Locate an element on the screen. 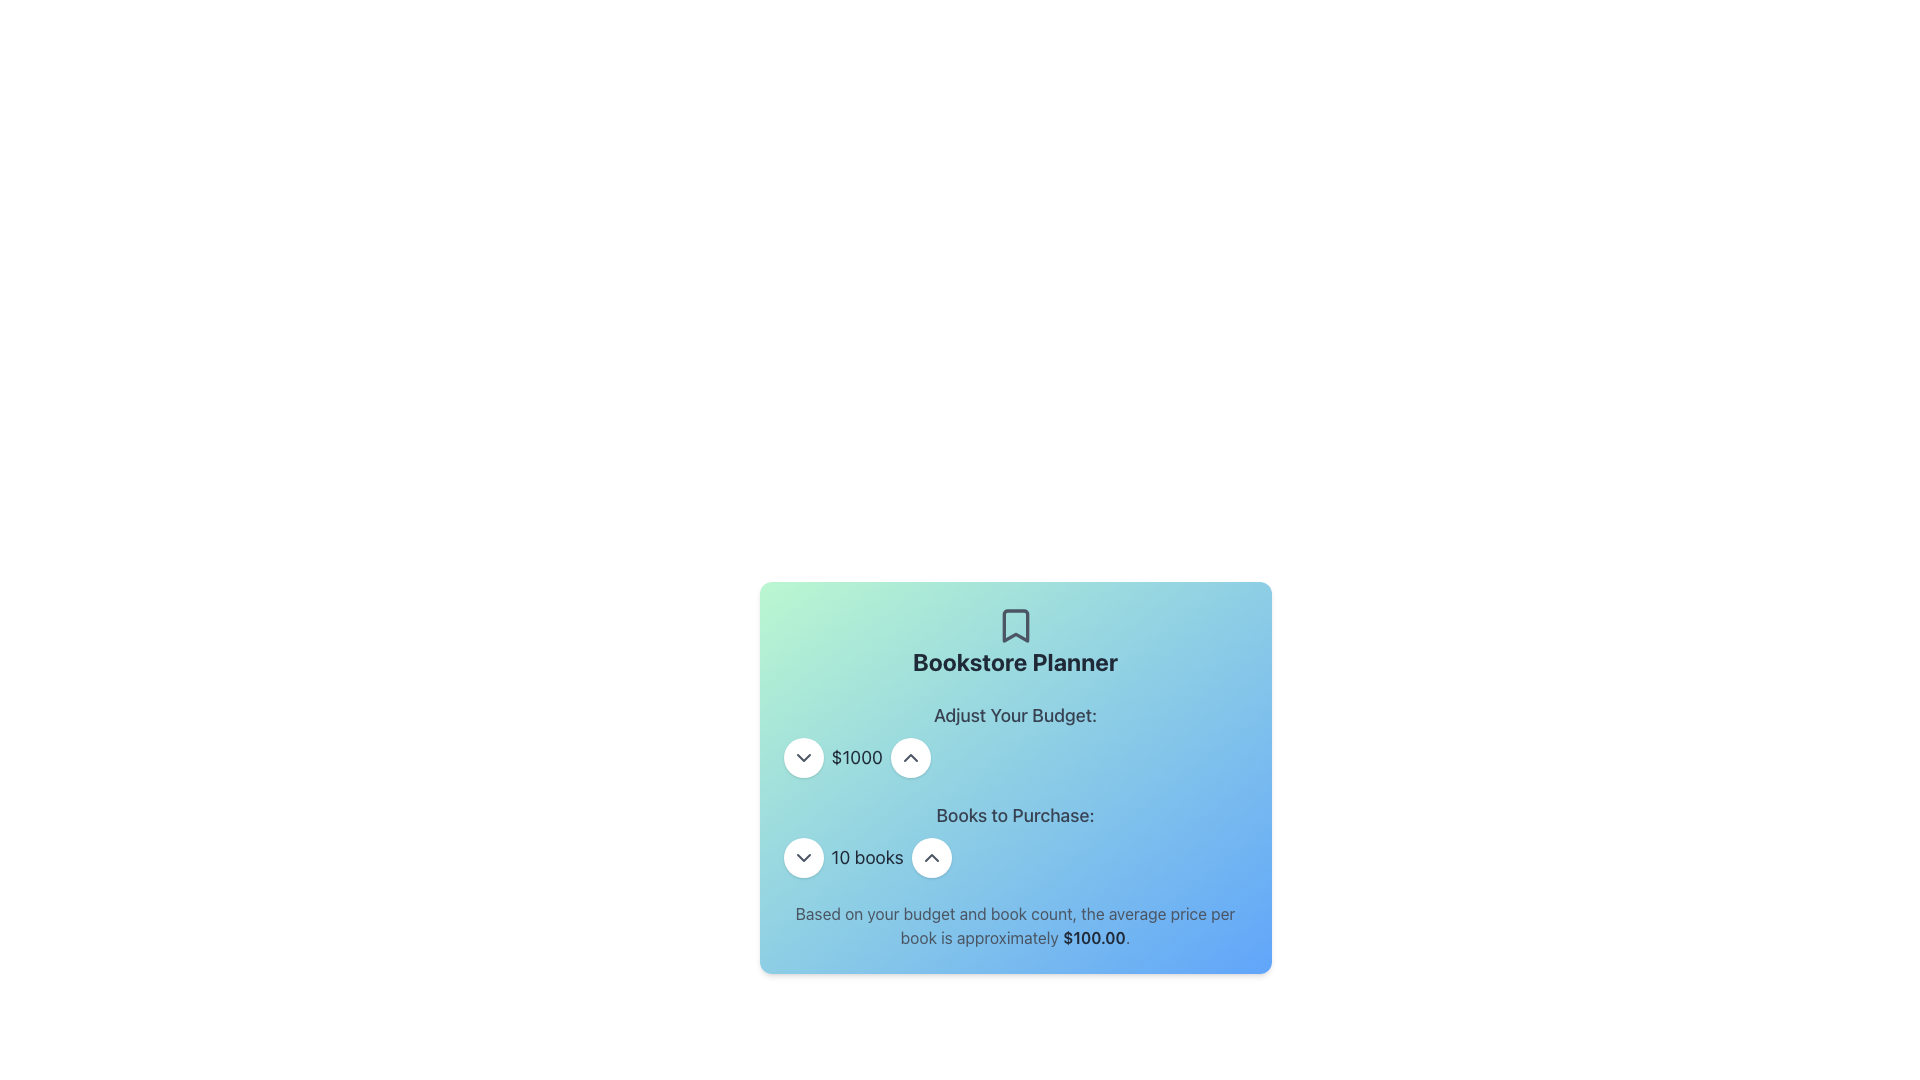 Image resolution: width=1920 pixels, height=1080 pixels. the text display that shows the calculated average price per book, positioned beneath 'Books to Purchase:.' is located at coordinates (1015, 925).